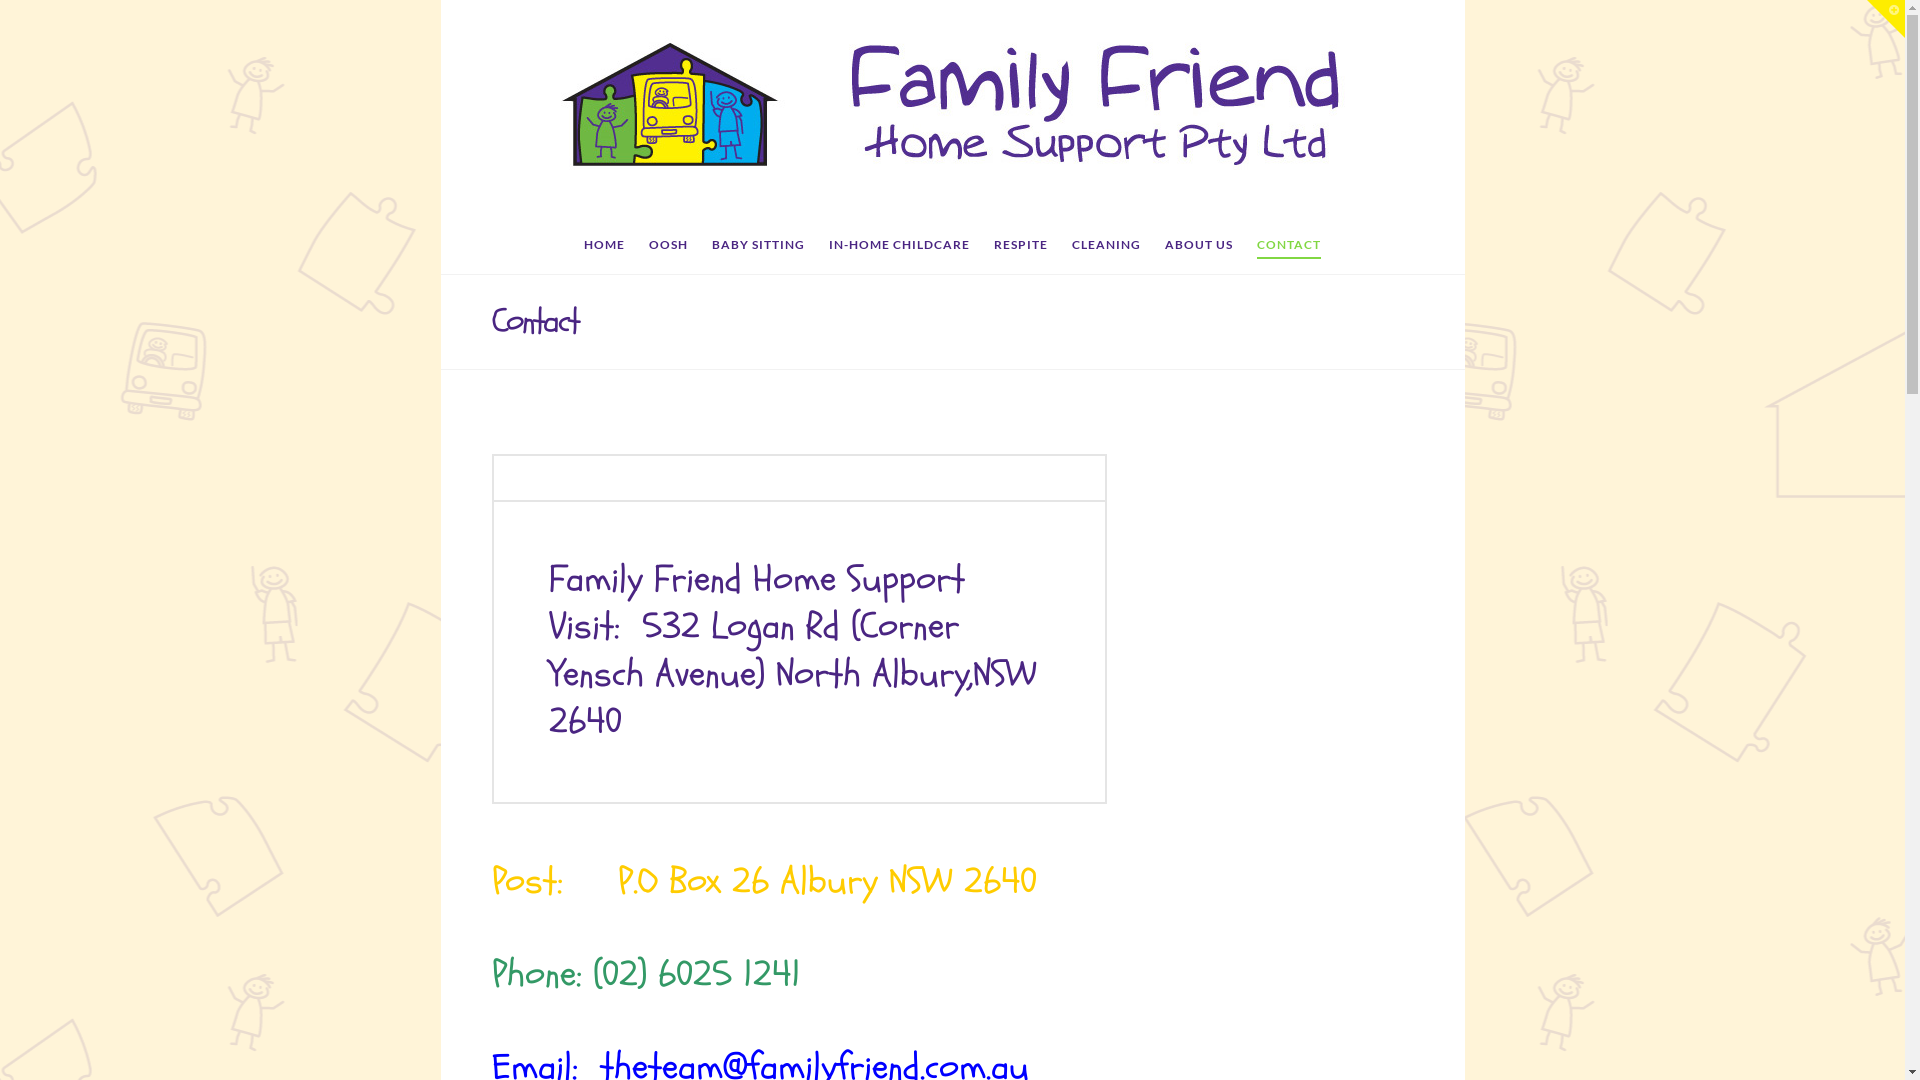 The height and width of the screenshot is (1080, 1920). Describe the element at coordinates (757, 248) in the screenshot. I see `'BABY SITTING'` at that location.